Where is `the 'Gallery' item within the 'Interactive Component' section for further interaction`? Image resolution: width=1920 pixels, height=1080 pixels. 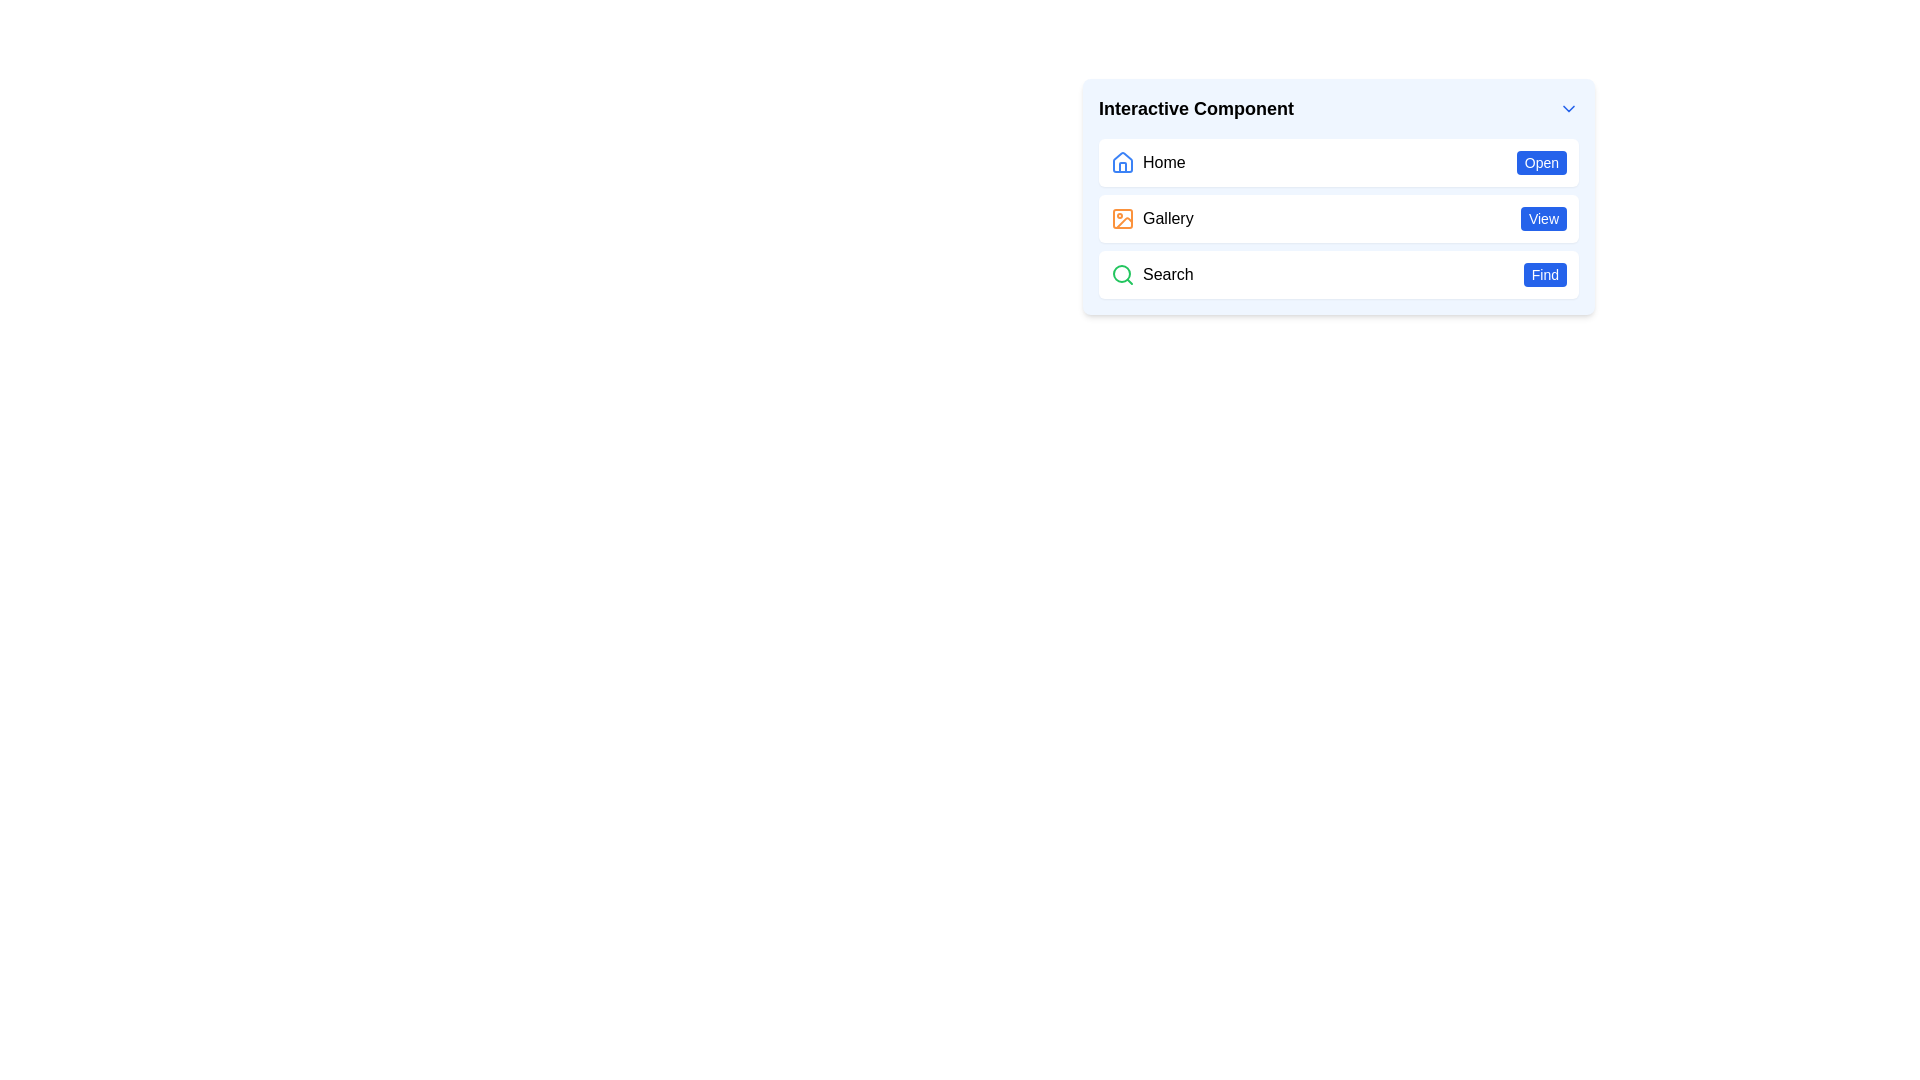
the 'Gallery' item within the 'Interactive Component' section for further interaction is located at coordinates (1339, 196).